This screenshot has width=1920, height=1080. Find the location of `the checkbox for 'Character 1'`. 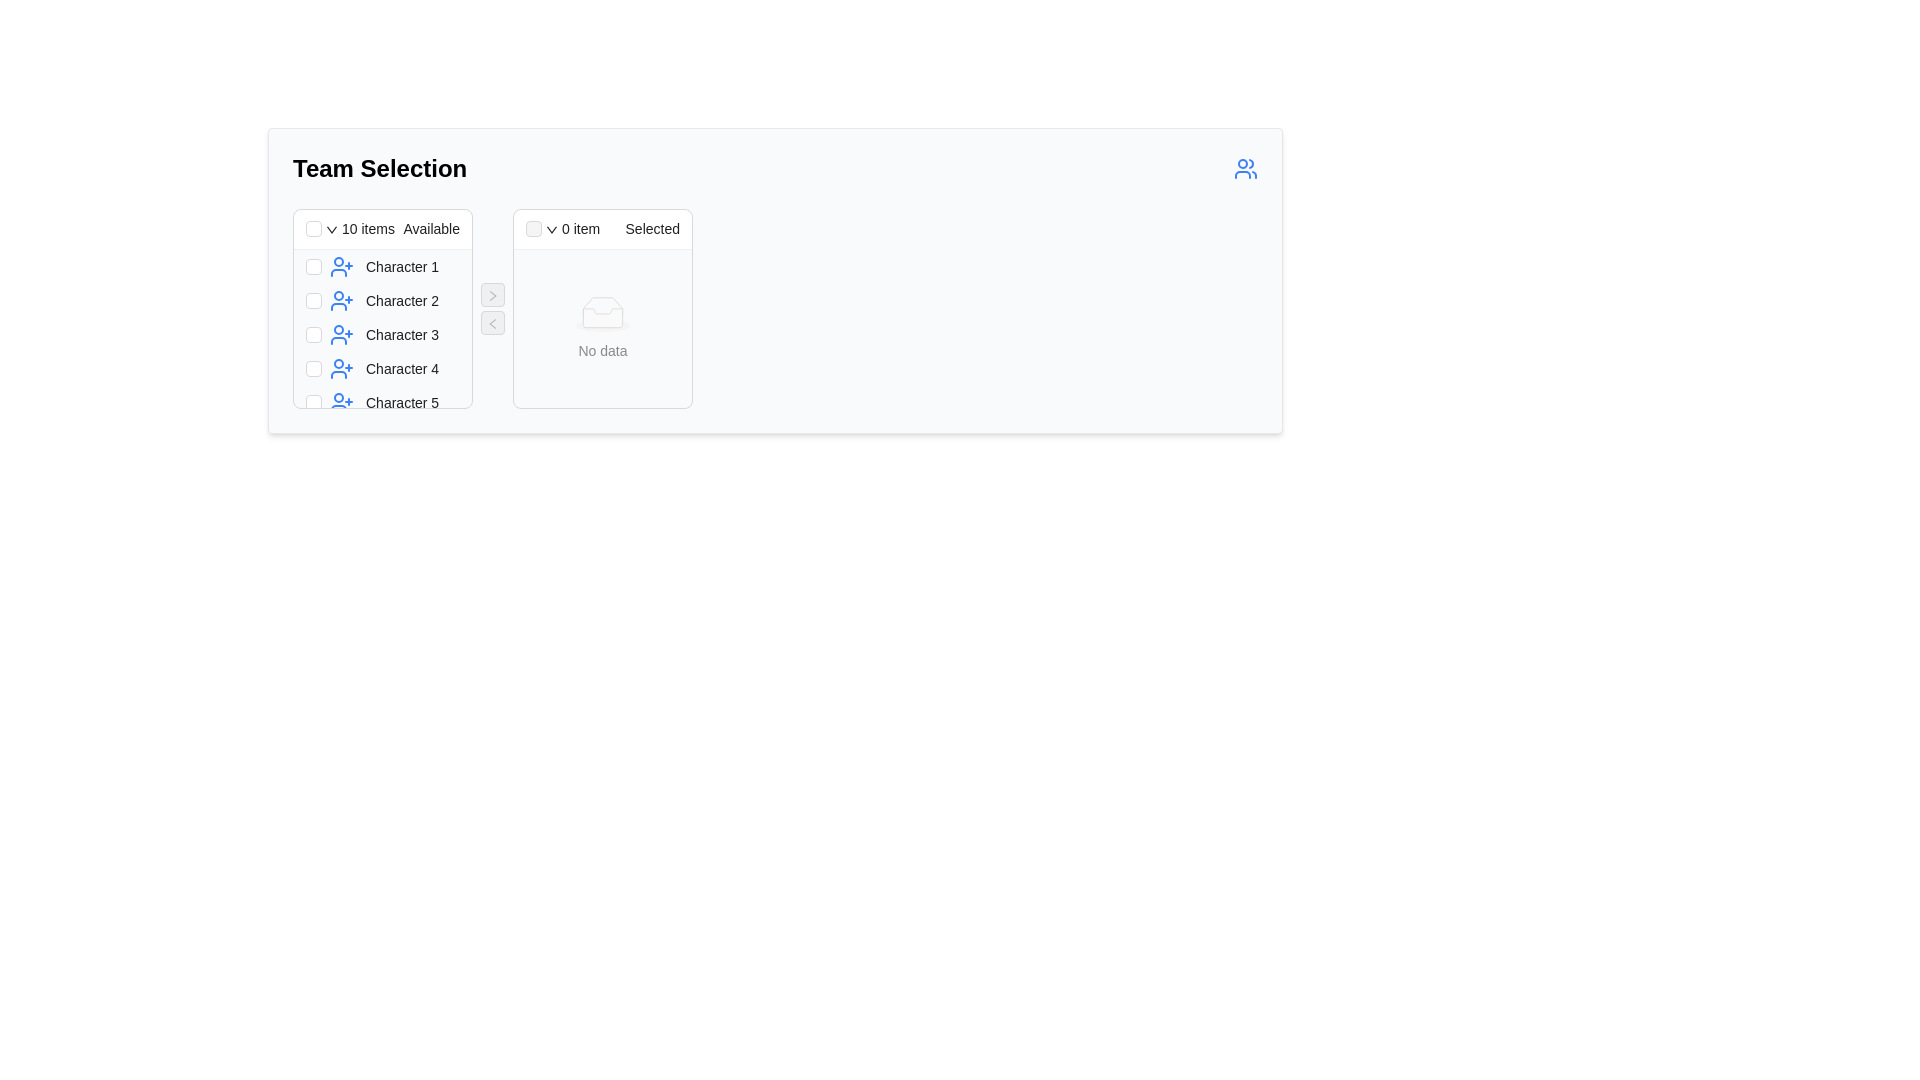

the checkbox for 'Character 1' is located at coordinates (312, 265).